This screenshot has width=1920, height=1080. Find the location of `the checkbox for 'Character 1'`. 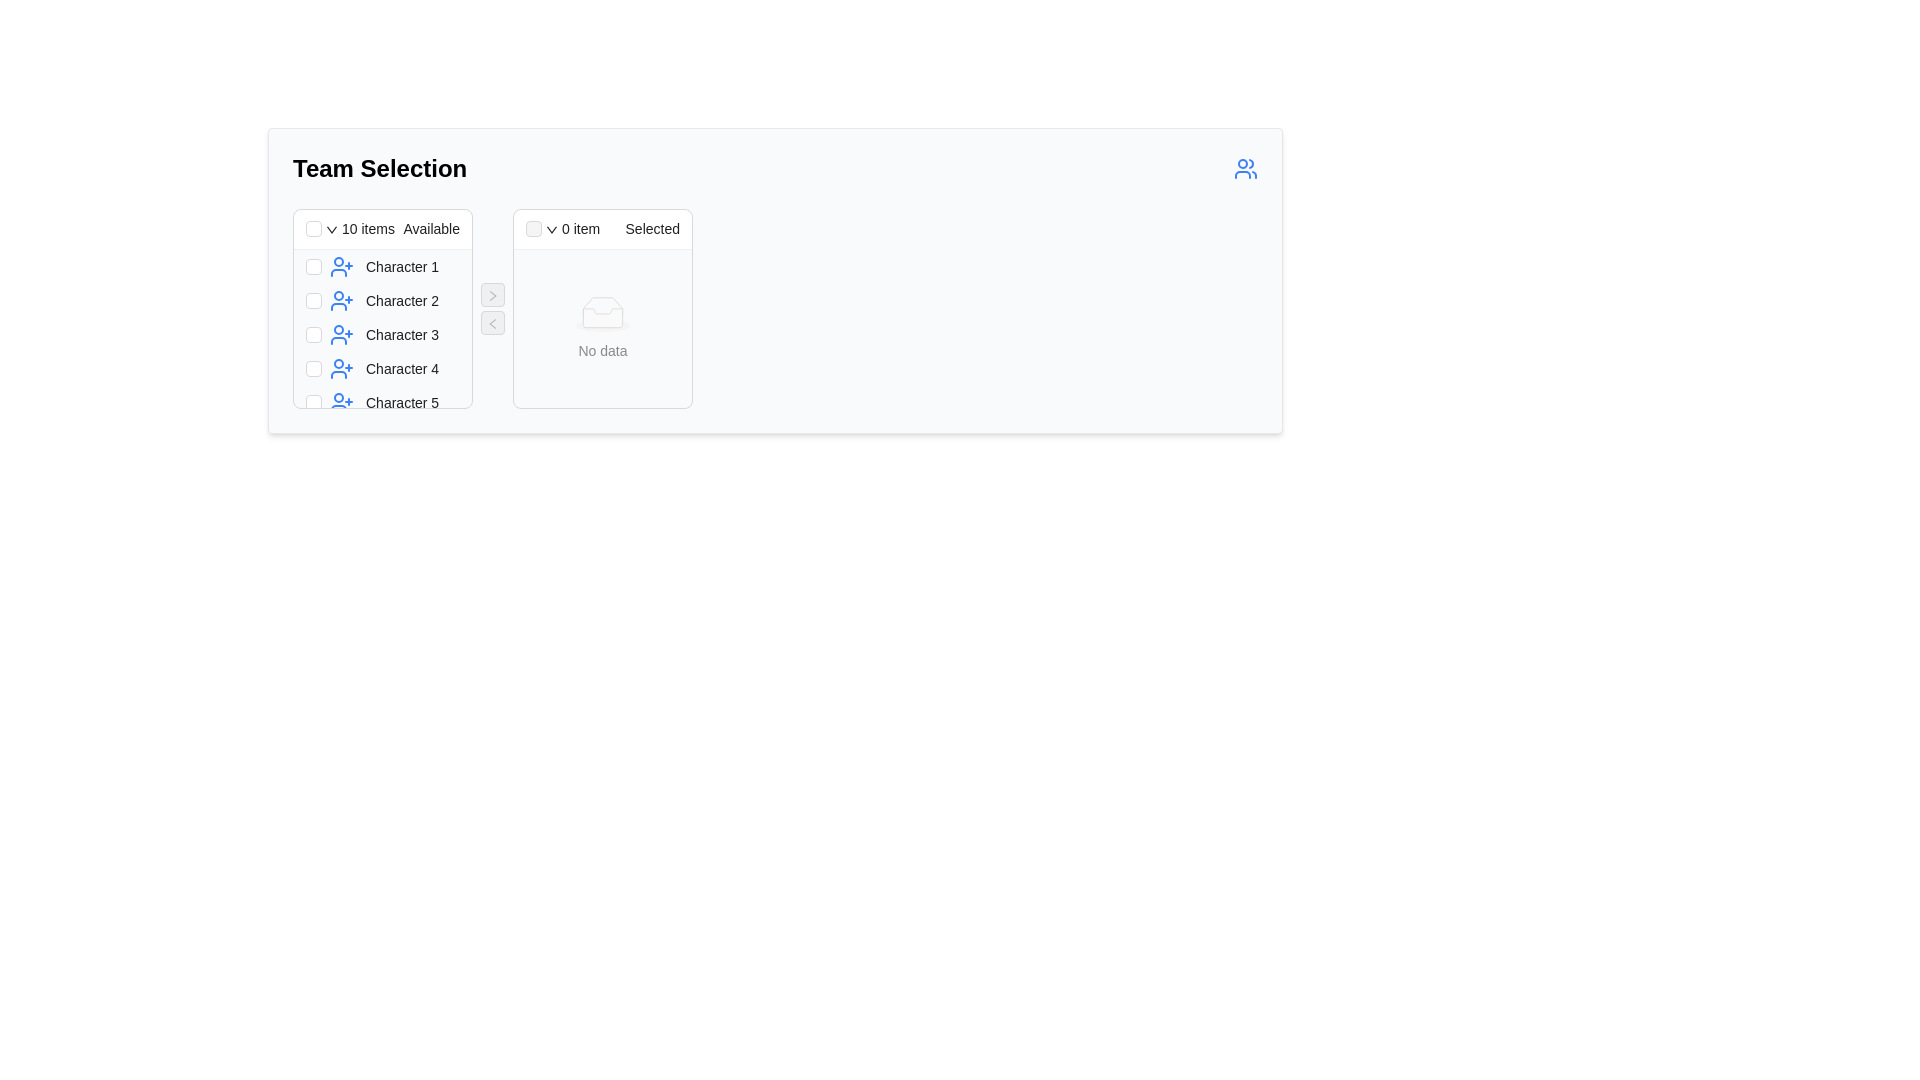

the checkbox for 'Character 1' is located at coordinates (312, 265).